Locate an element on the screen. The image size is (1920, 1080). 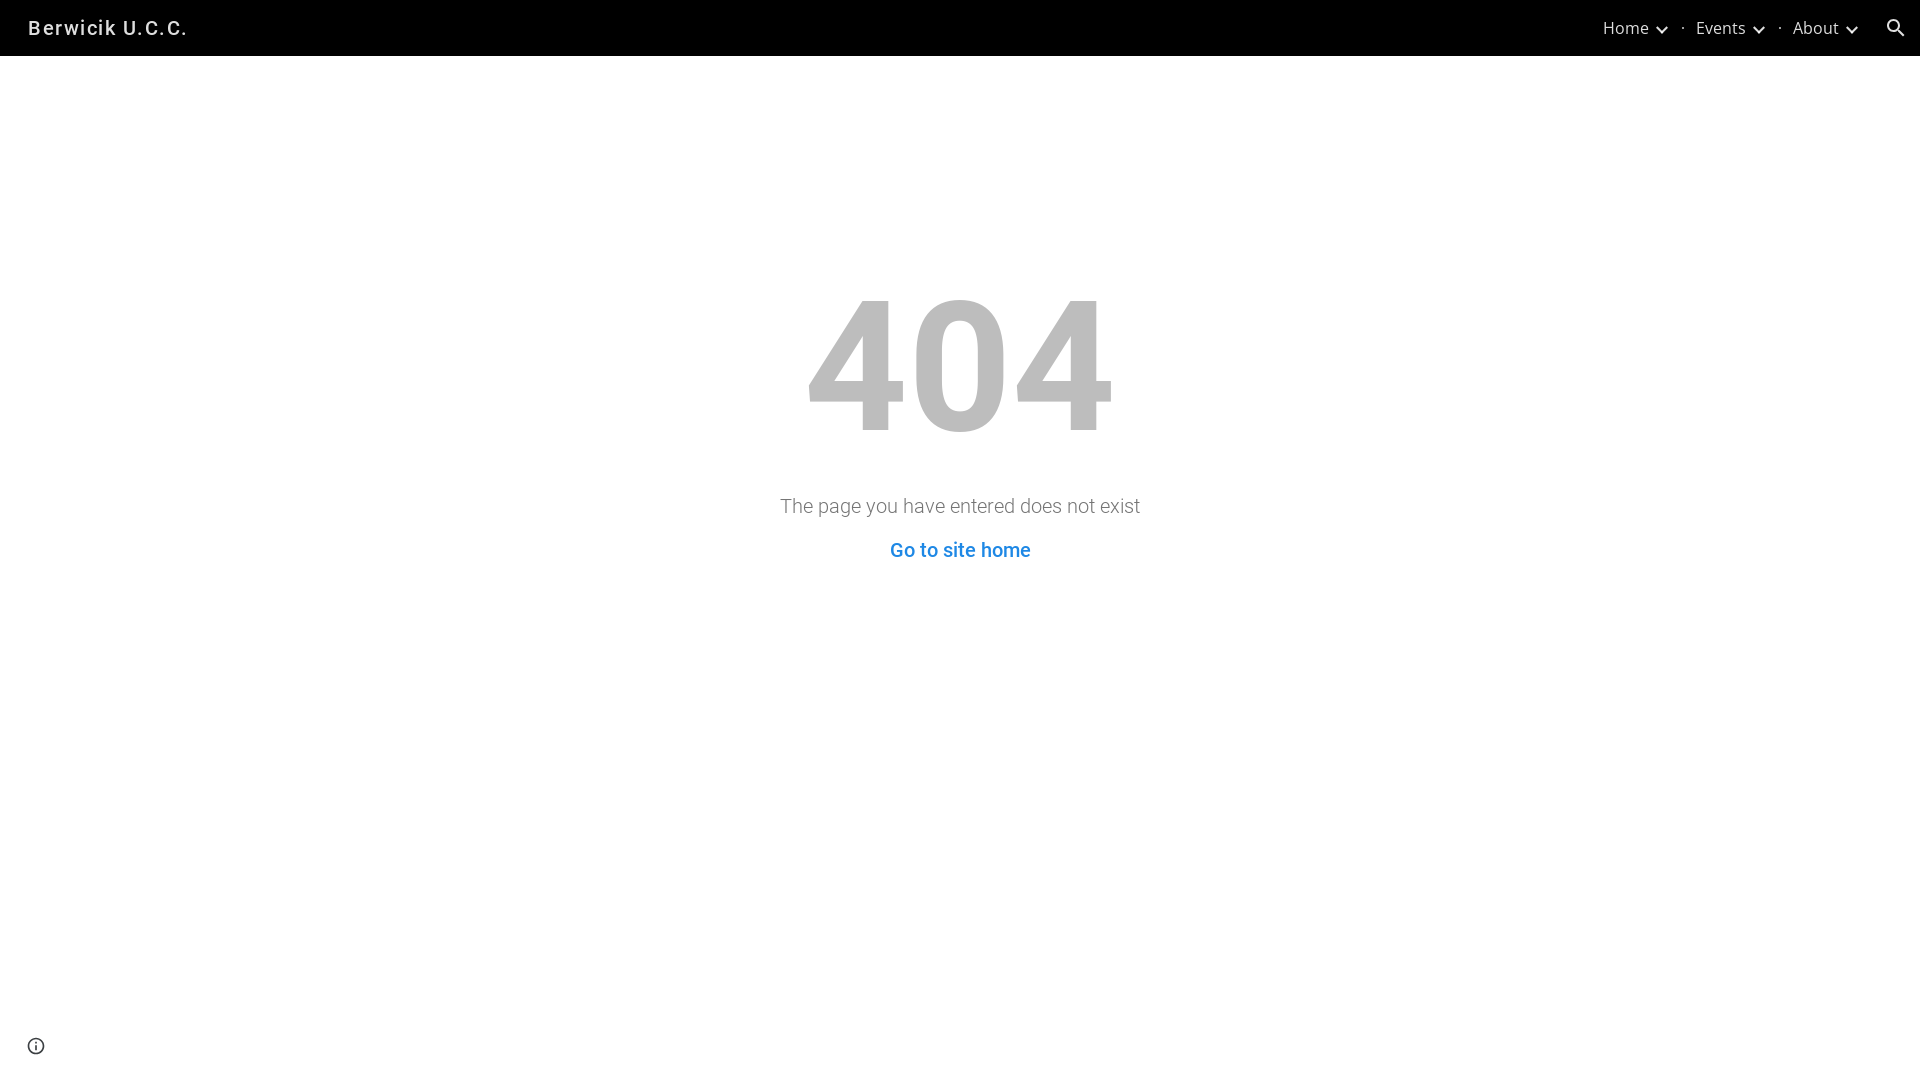
'Expand/Collapse' is located at coordinates (1747, 27).